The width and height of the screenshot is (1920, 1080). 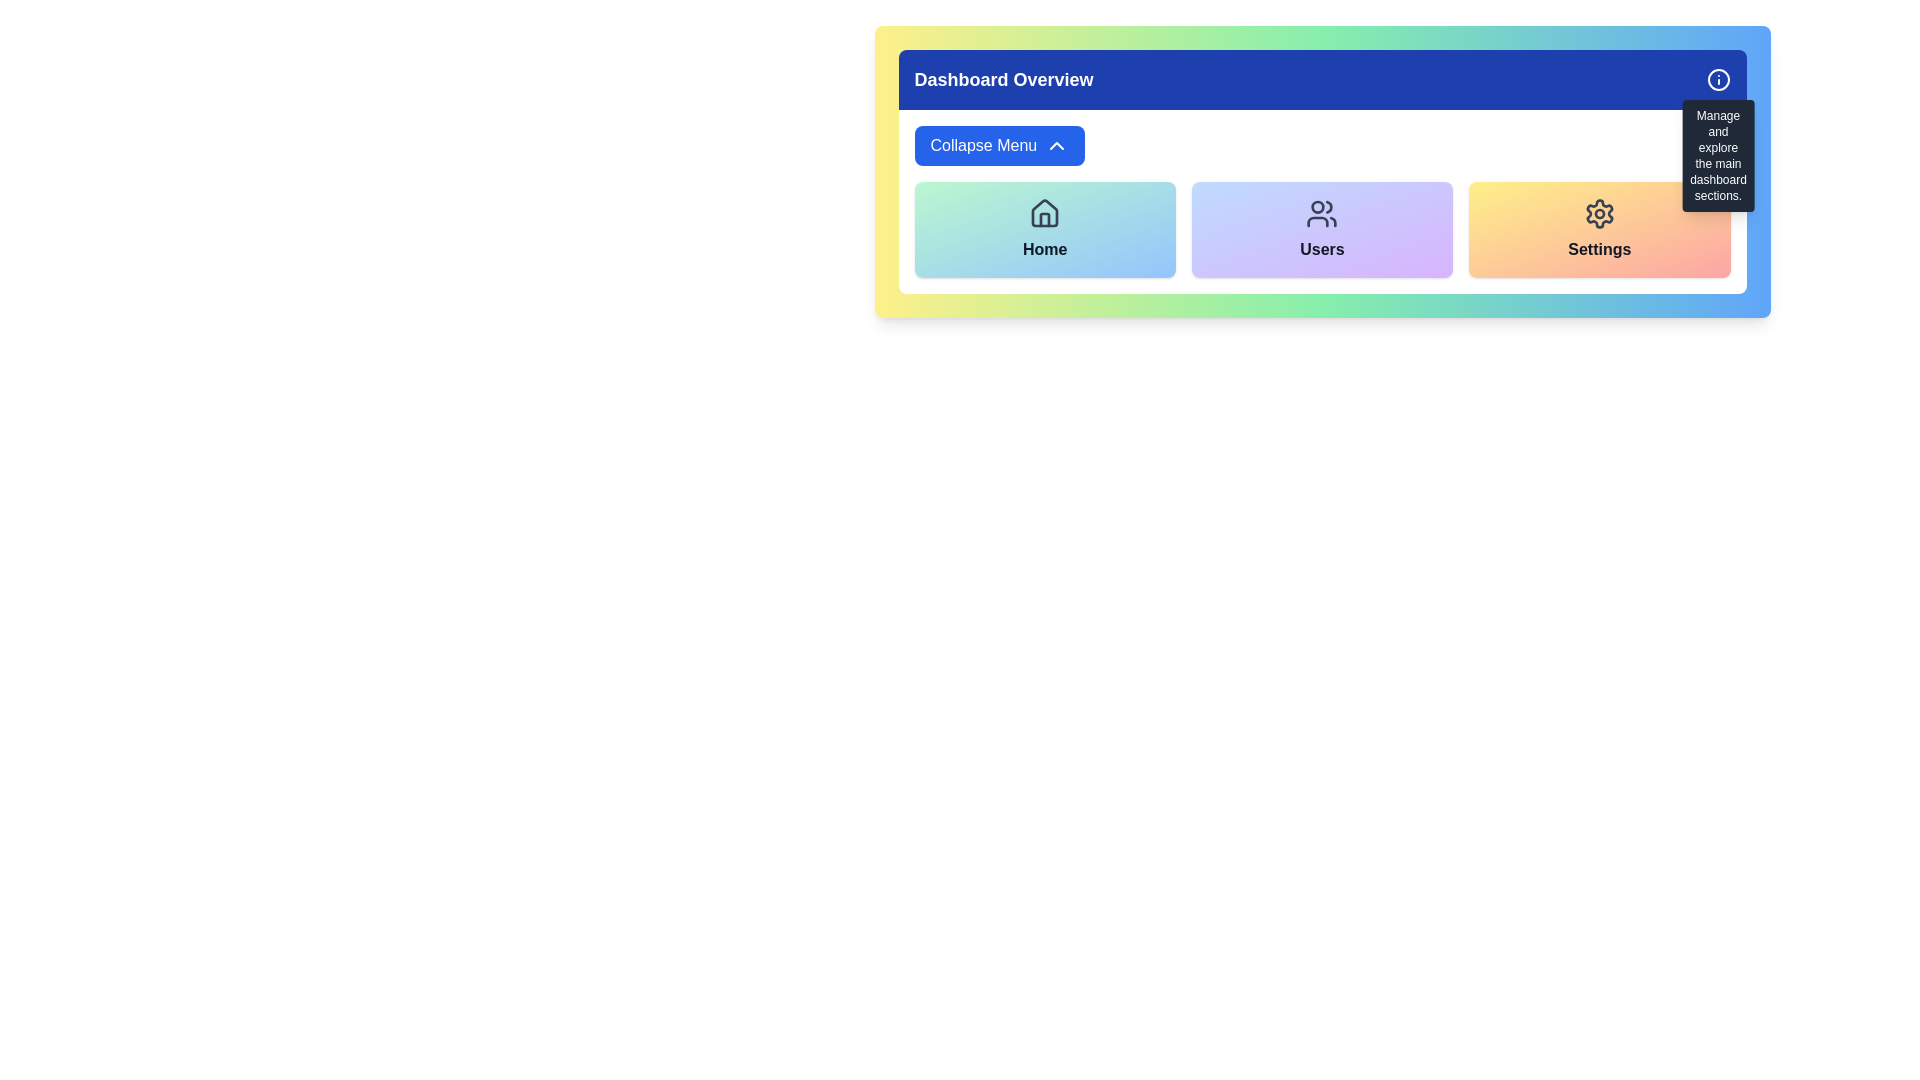 What do you see at coordinates (1044, 213) in the screenshot?
I see `the house icon within the 'Home' button, which is the first navigation option in the interface` at bounding box center [1044, 213].